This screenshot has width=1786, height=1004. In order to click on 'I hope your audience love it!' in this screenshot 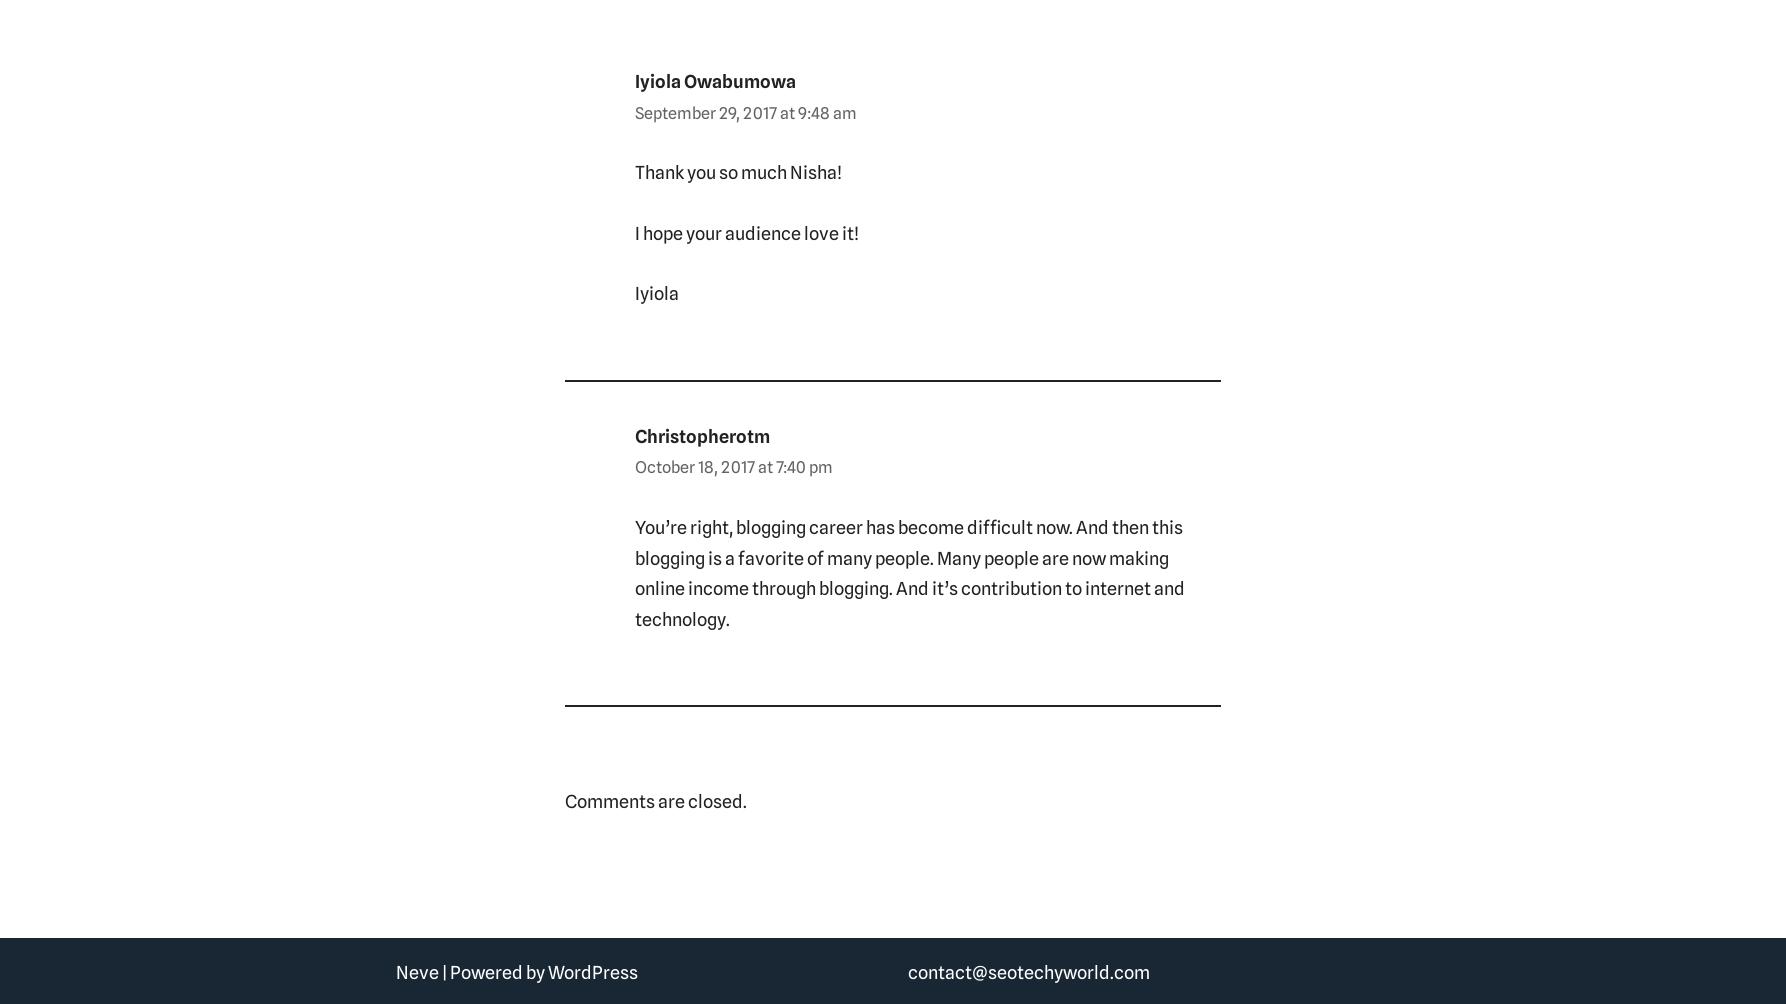, I will do `click(634, 231)`.